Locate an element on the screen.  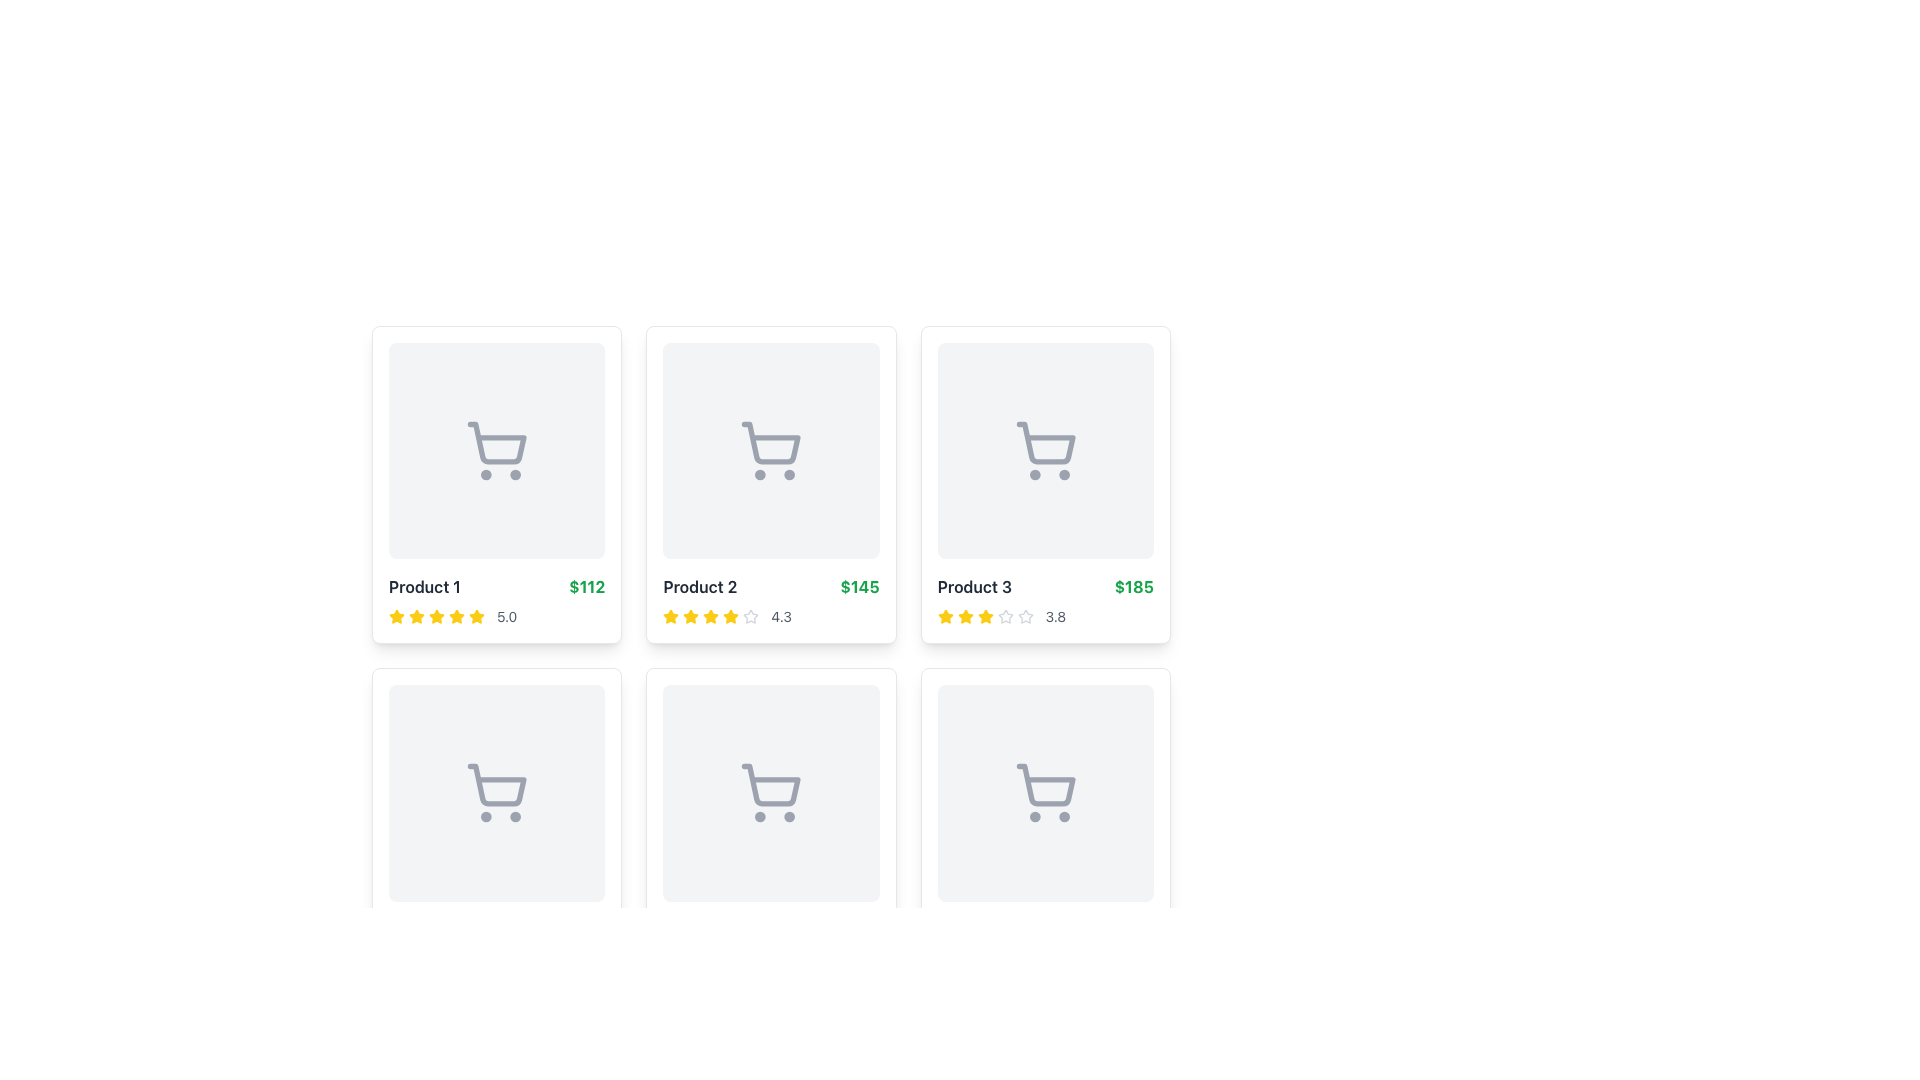
the fifth rating star icon in the rating system for the second product to check if it has interactive functionality is located at coordinates (729, 616).